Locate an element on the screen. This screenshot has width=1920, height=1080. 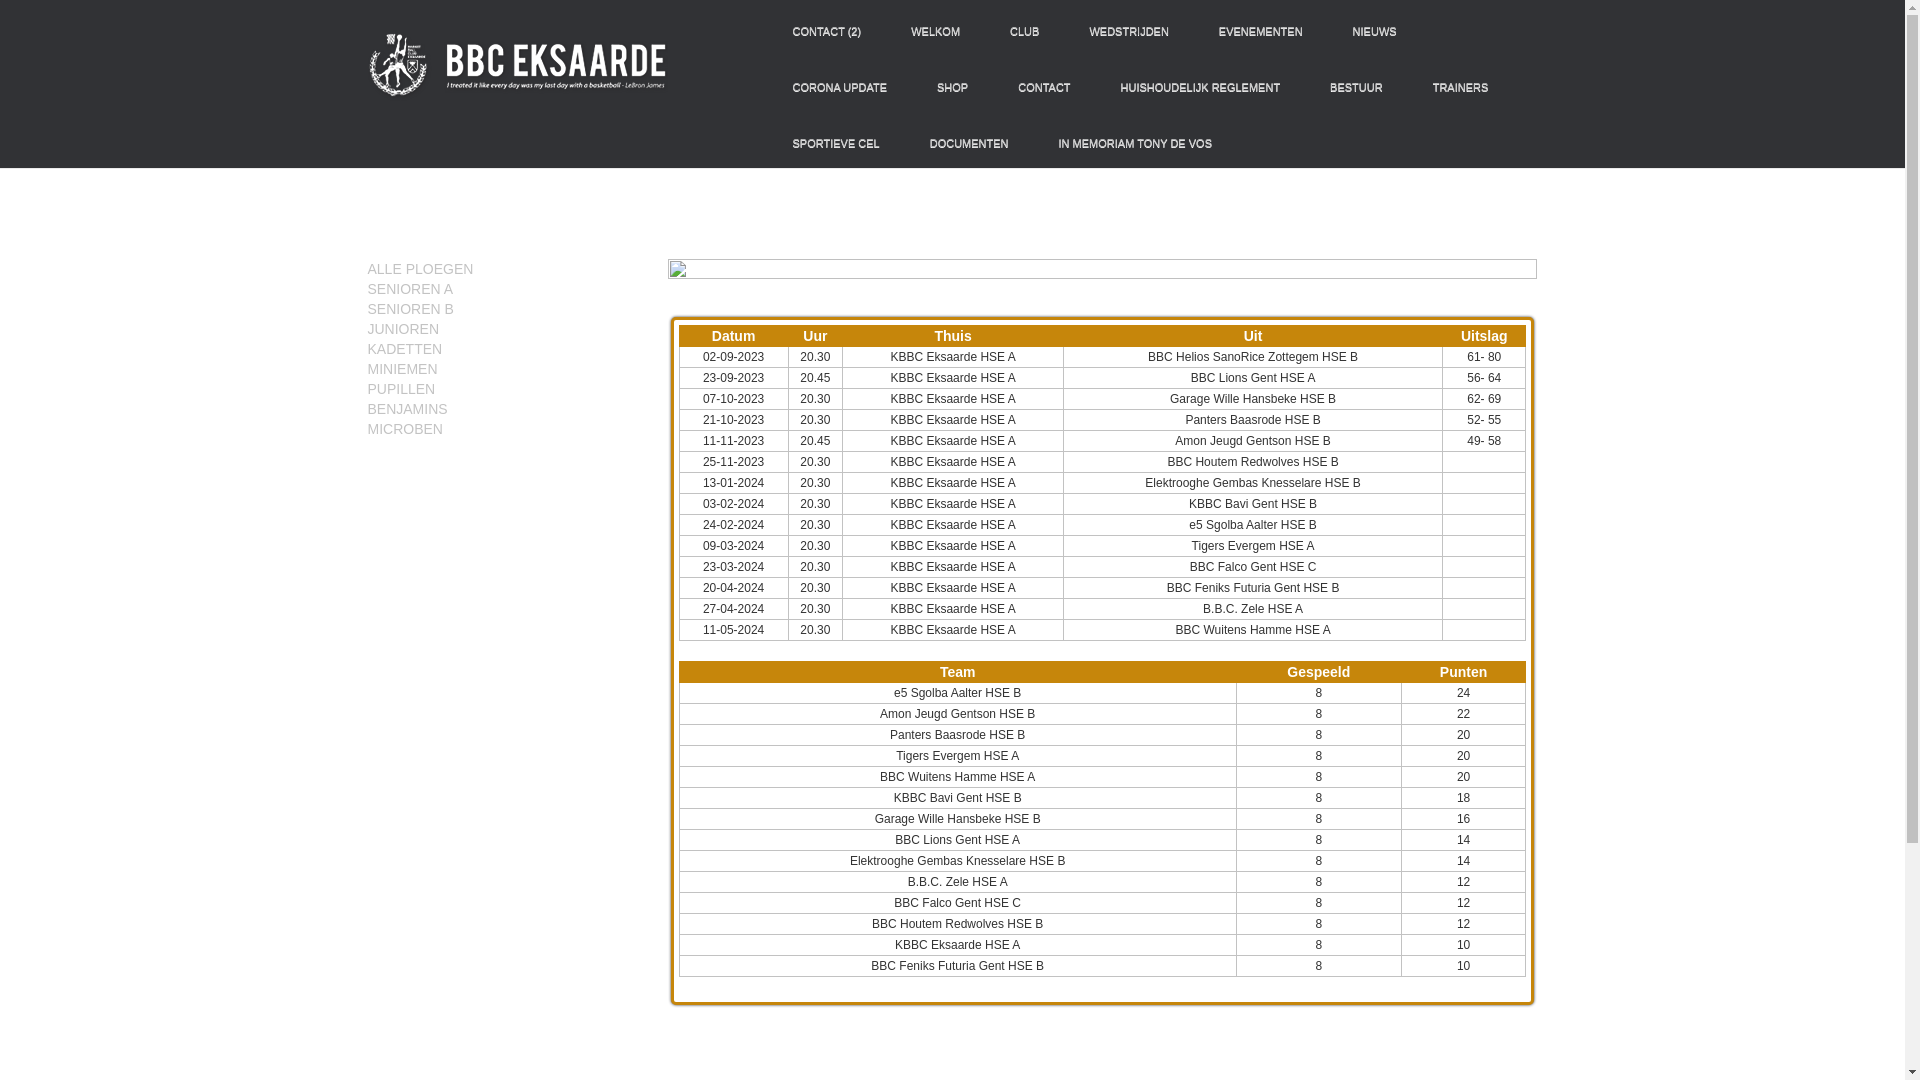
'CONTACT (2)' is located at coordinates (776, 30).